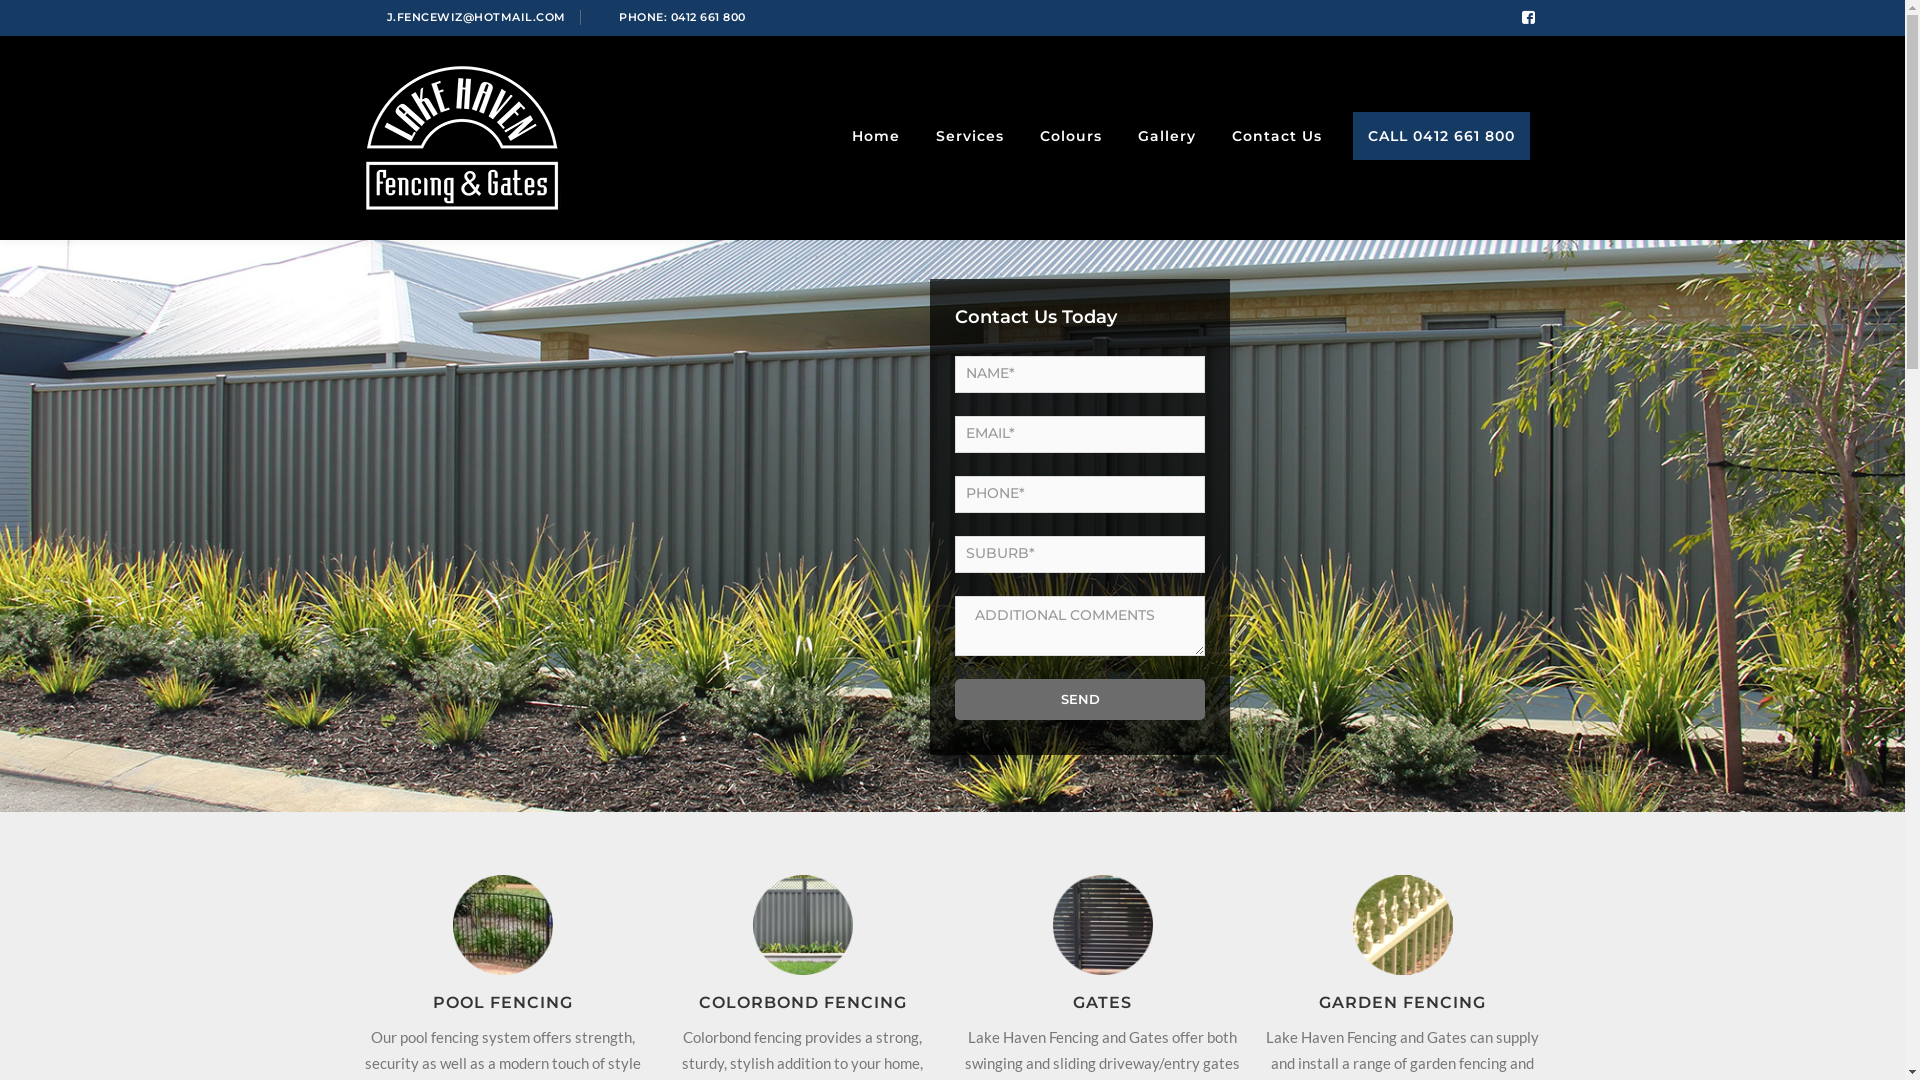 This screenshot has width=1920, height=1080. Describe the element at coordinates (1224, 135) in the screenshot. I see `'Contact Us'` at that location.